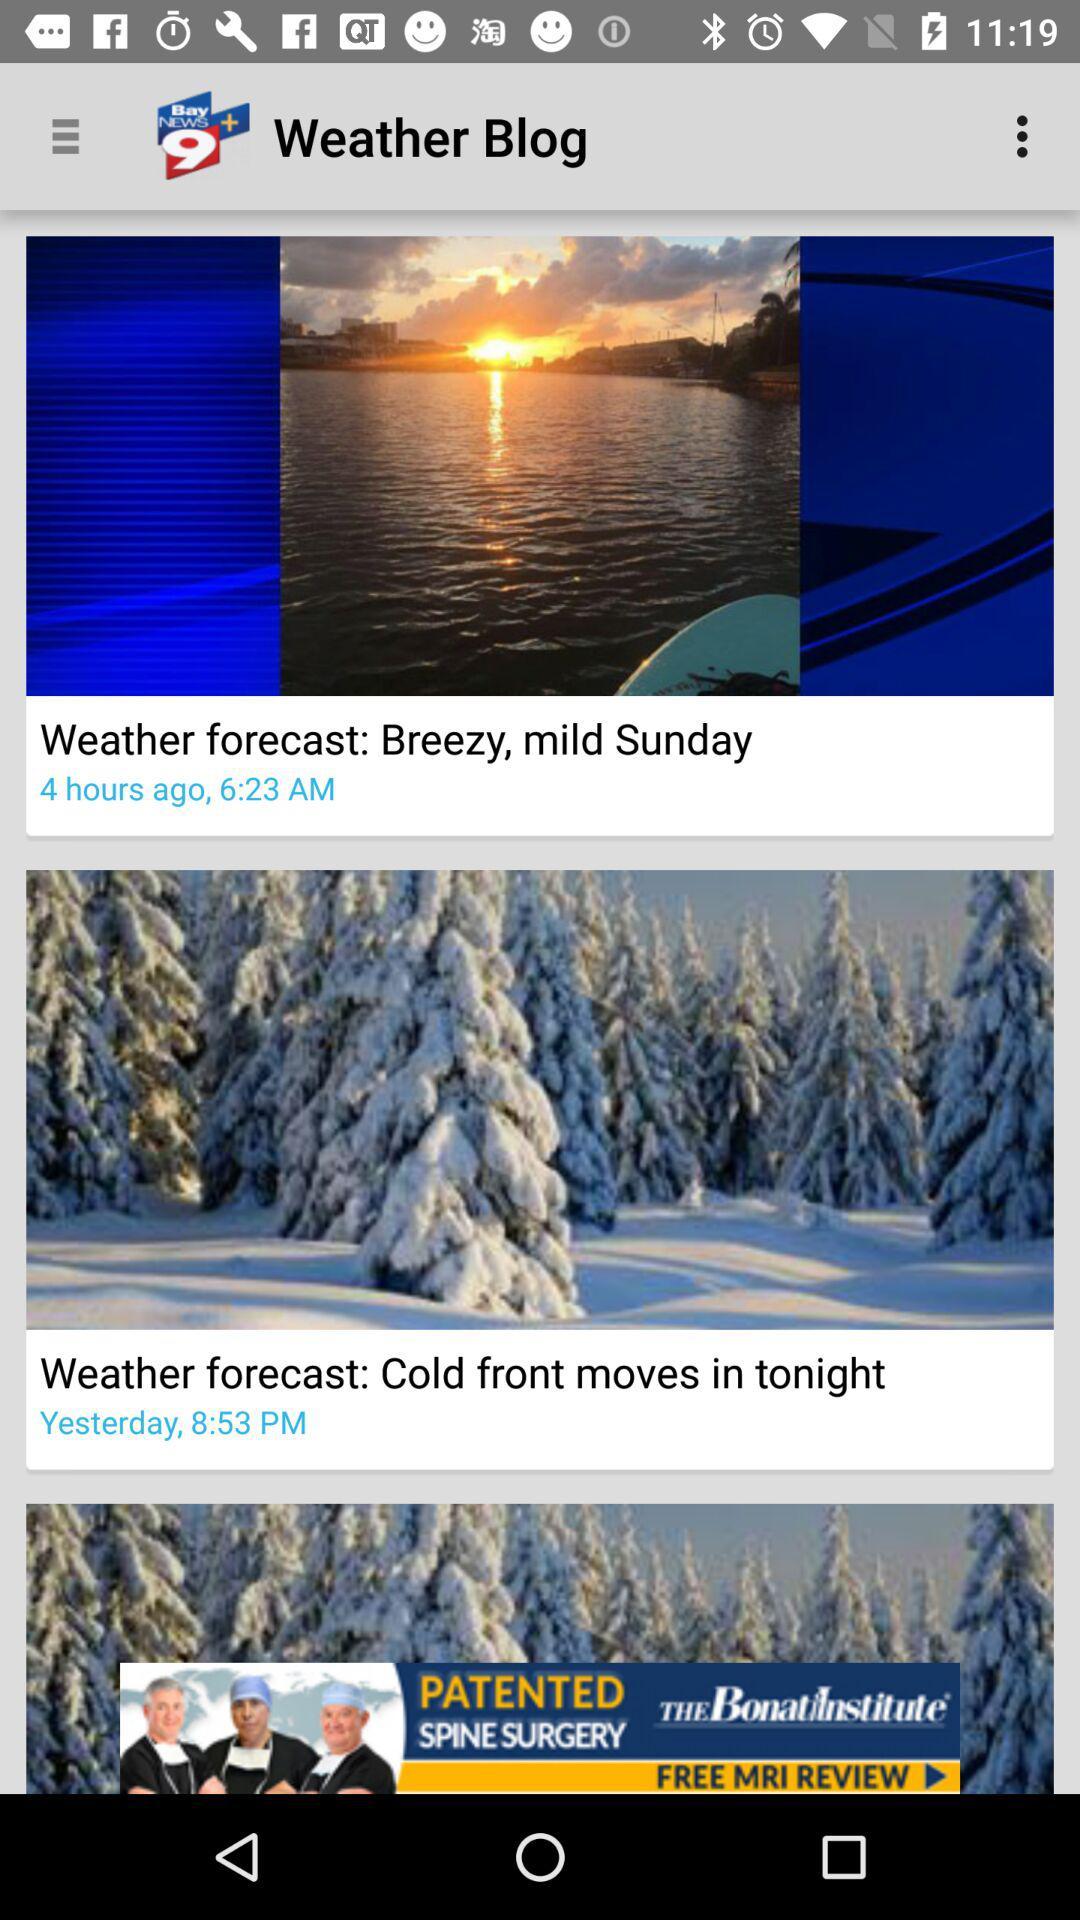 This screenshot has width=1080, height=1920. What do you see at coordinates (1027, 135) in the screenshot?
I see `the icon at the top right corner` at bounding box center [1027, 135].